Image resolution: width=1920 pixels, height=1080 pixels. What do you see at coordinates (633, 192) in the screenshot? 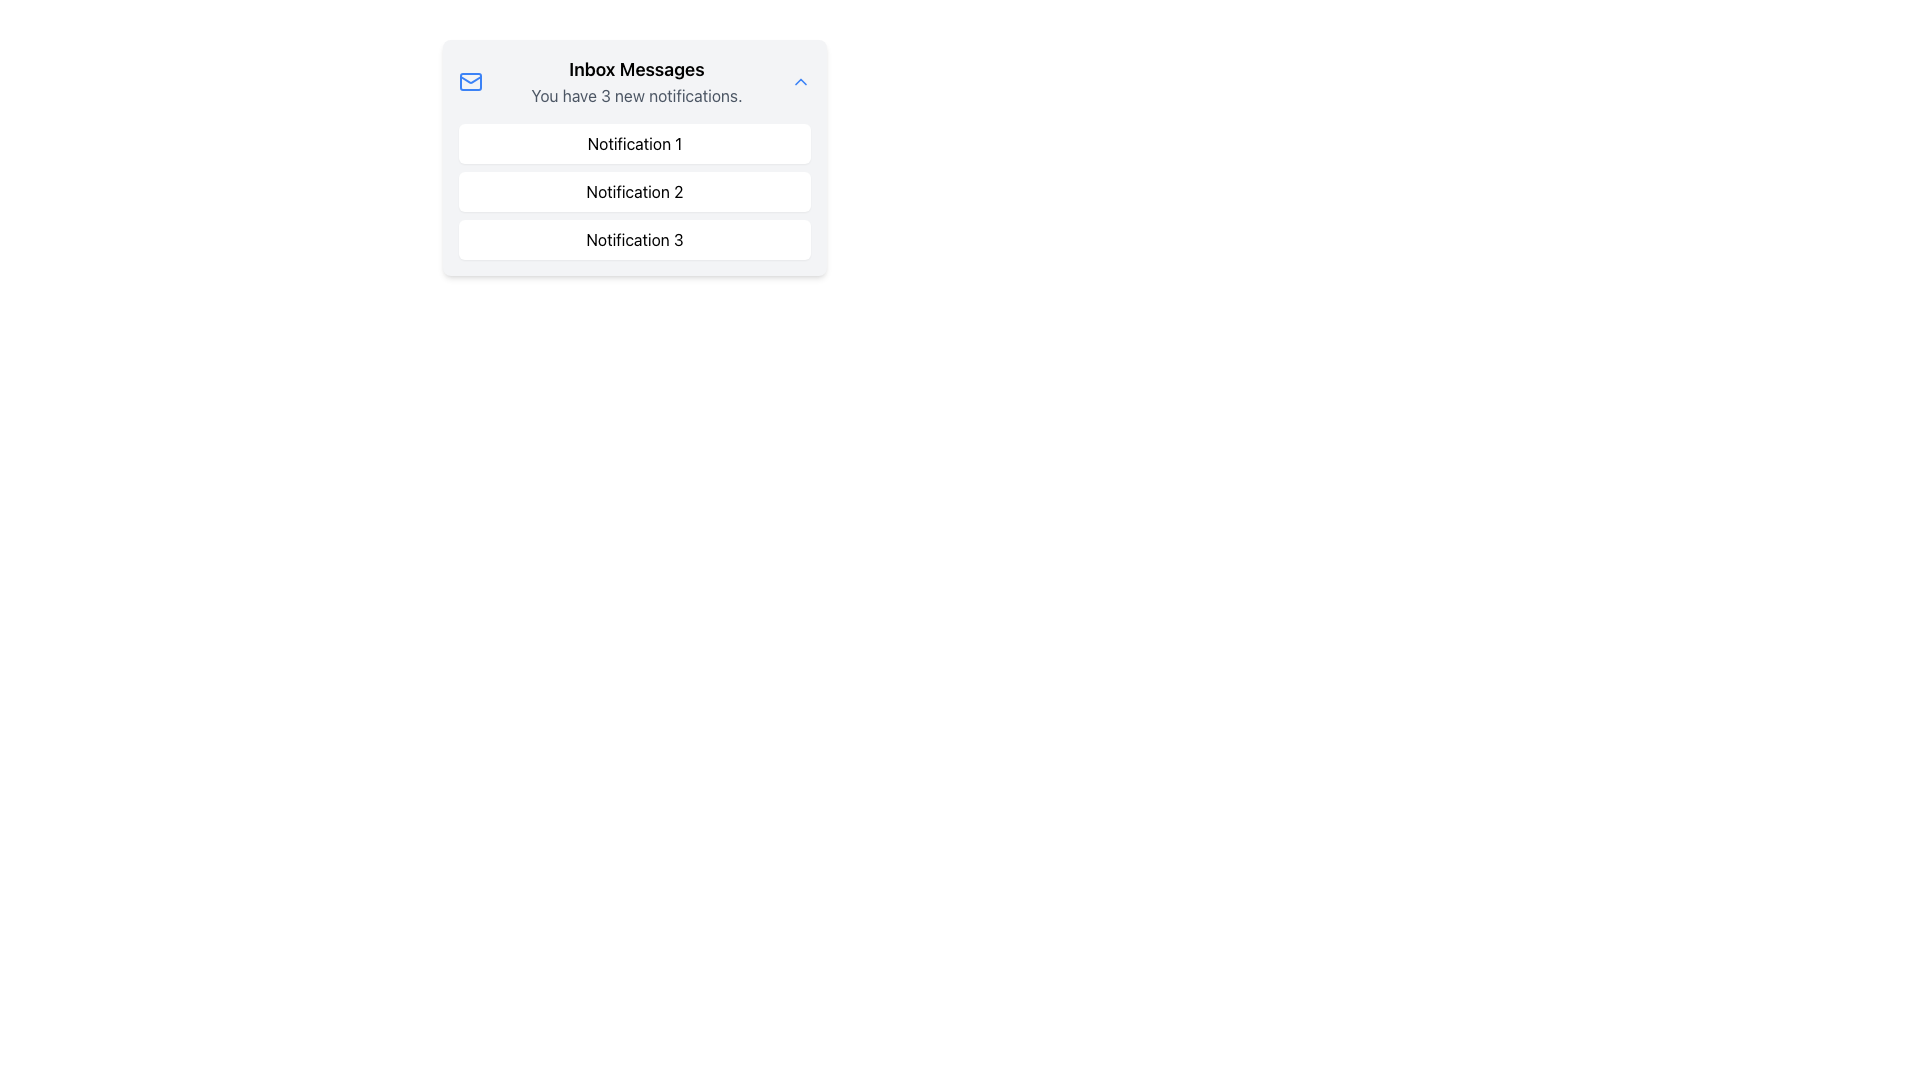
I see `the list component containing multiple notifications styled with a white background and rounded corners` at bounding box center [633, 192].